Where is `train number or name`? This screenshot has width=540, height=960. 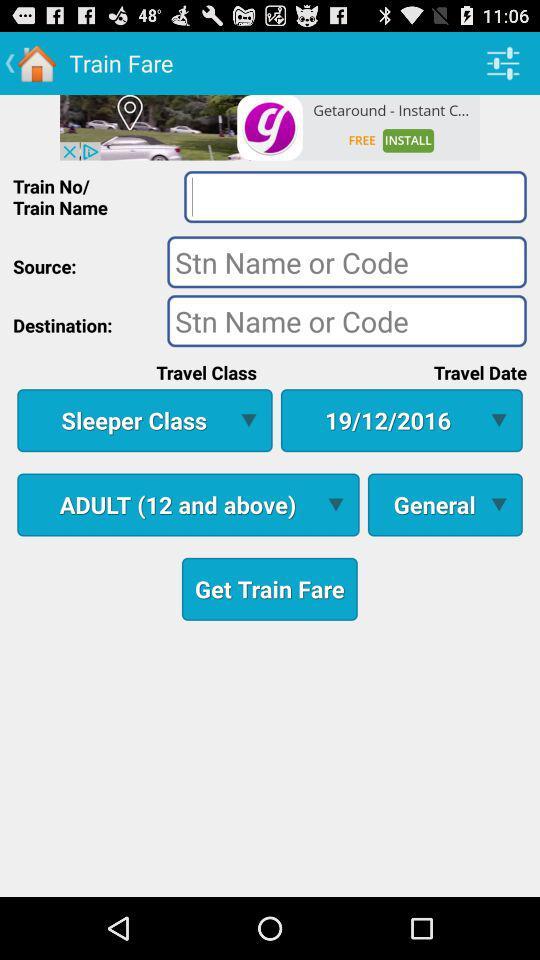
train number or name is located at coordinates (354, 196).